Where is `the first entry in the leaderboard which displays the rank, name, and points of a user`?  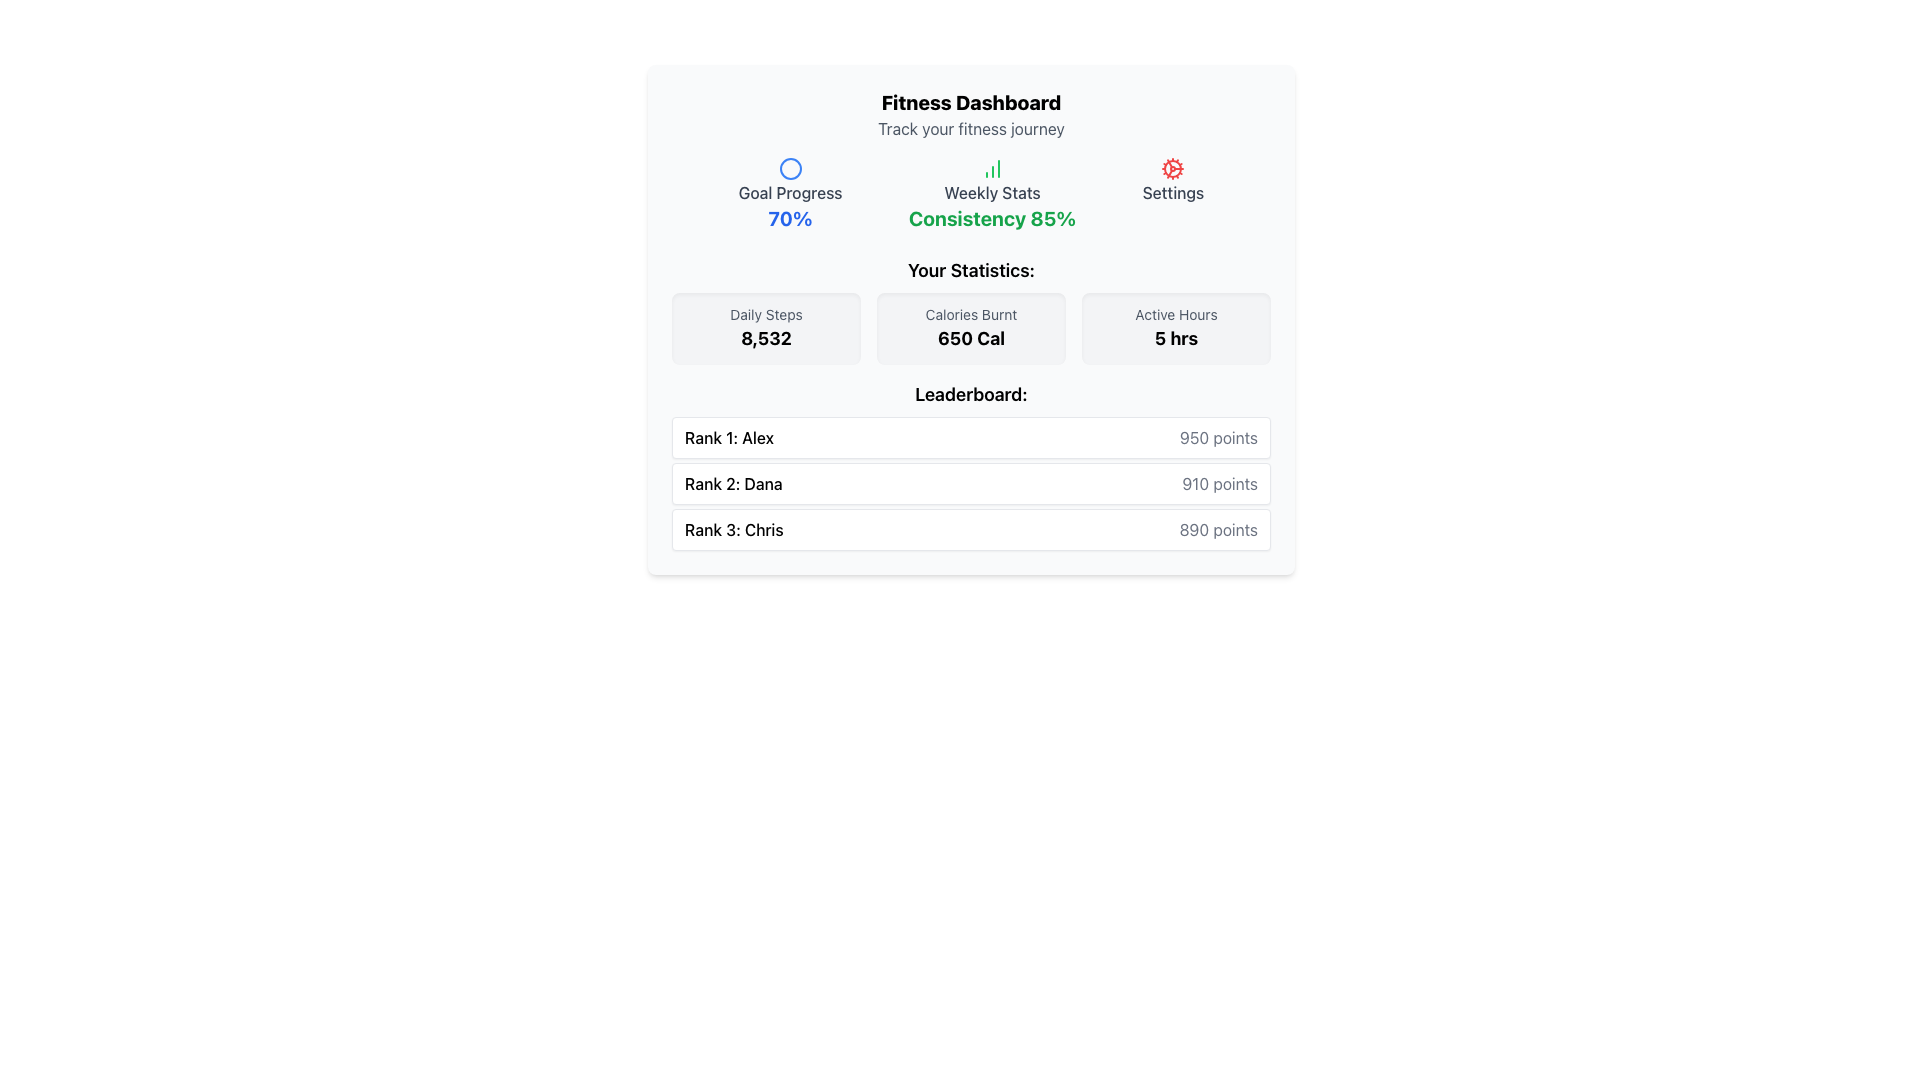
the first entry in the leaderboard which displays the rank, name, and points of a user is located at coordinates (971, 437).